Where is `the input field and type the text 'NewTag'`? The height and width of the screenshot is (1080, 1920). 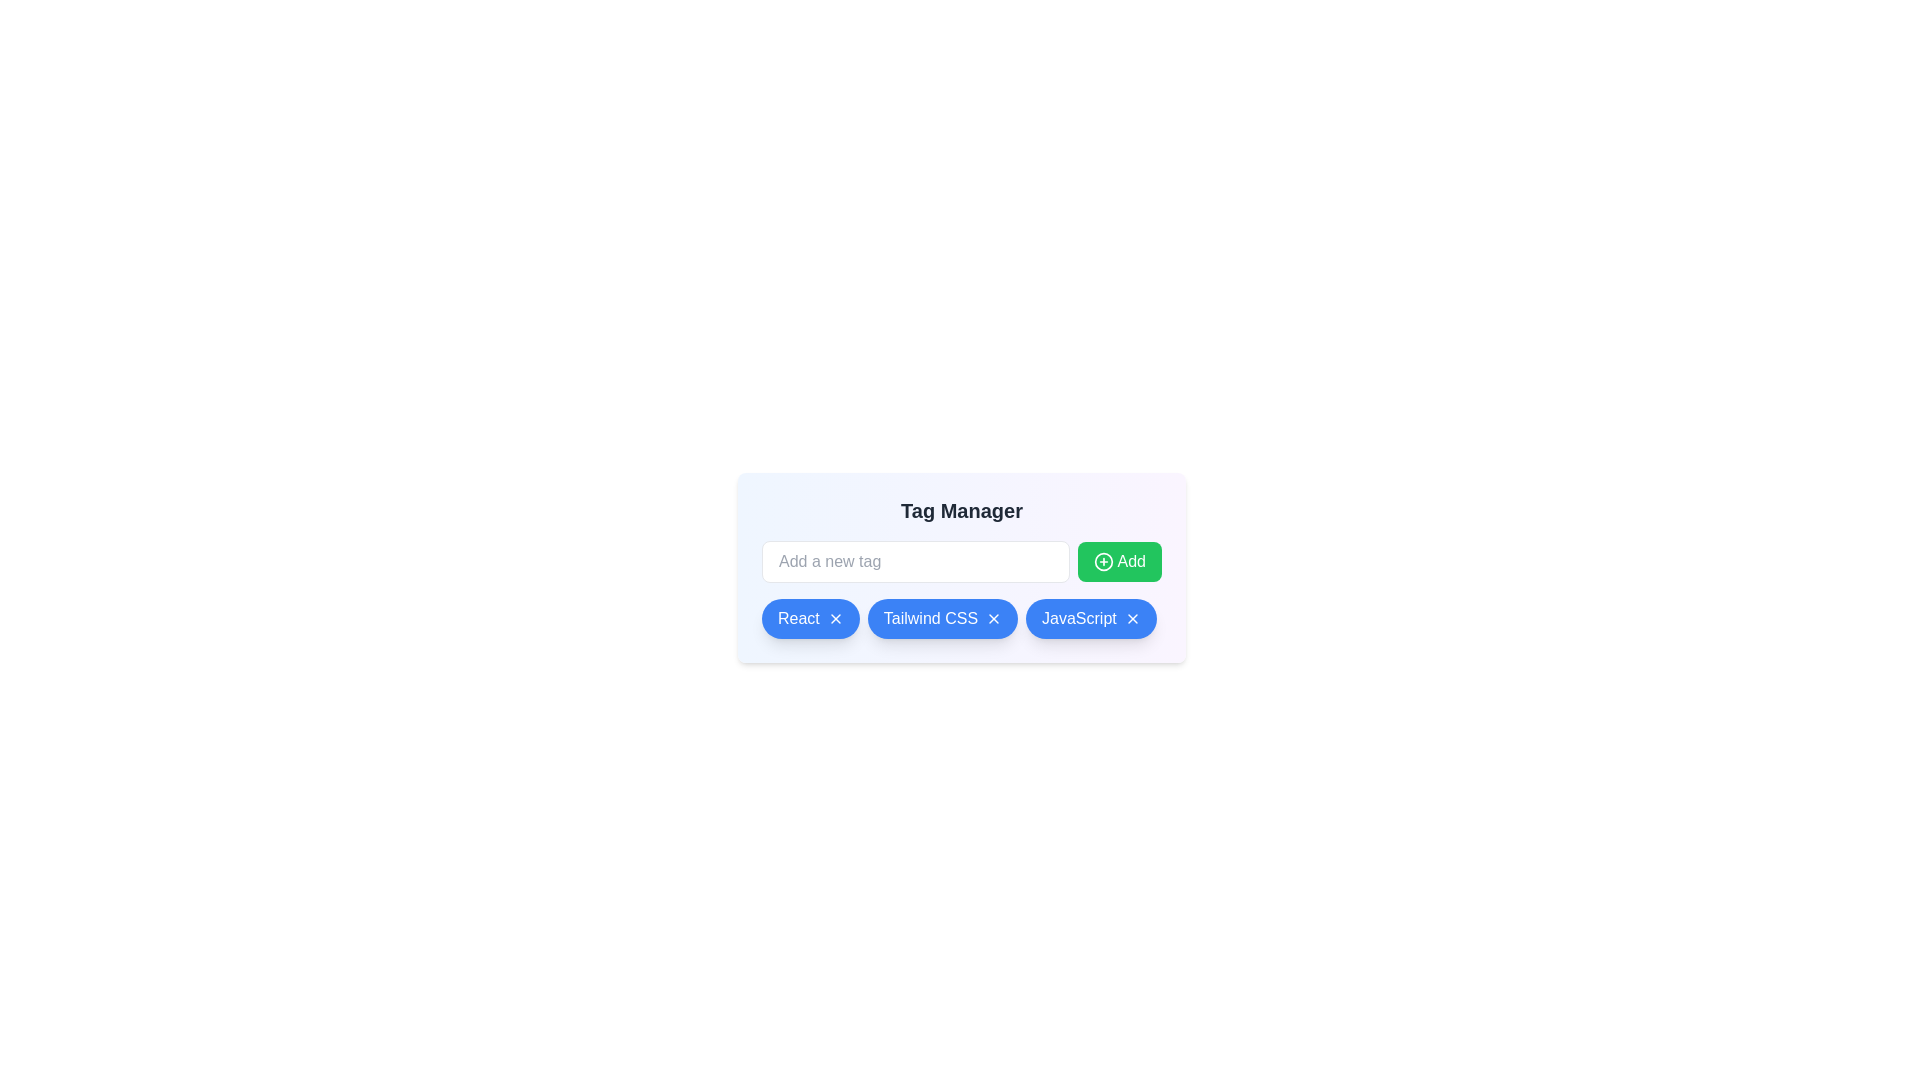
the input field and type the text 'NewTag' is located at coordinates (914, 562).